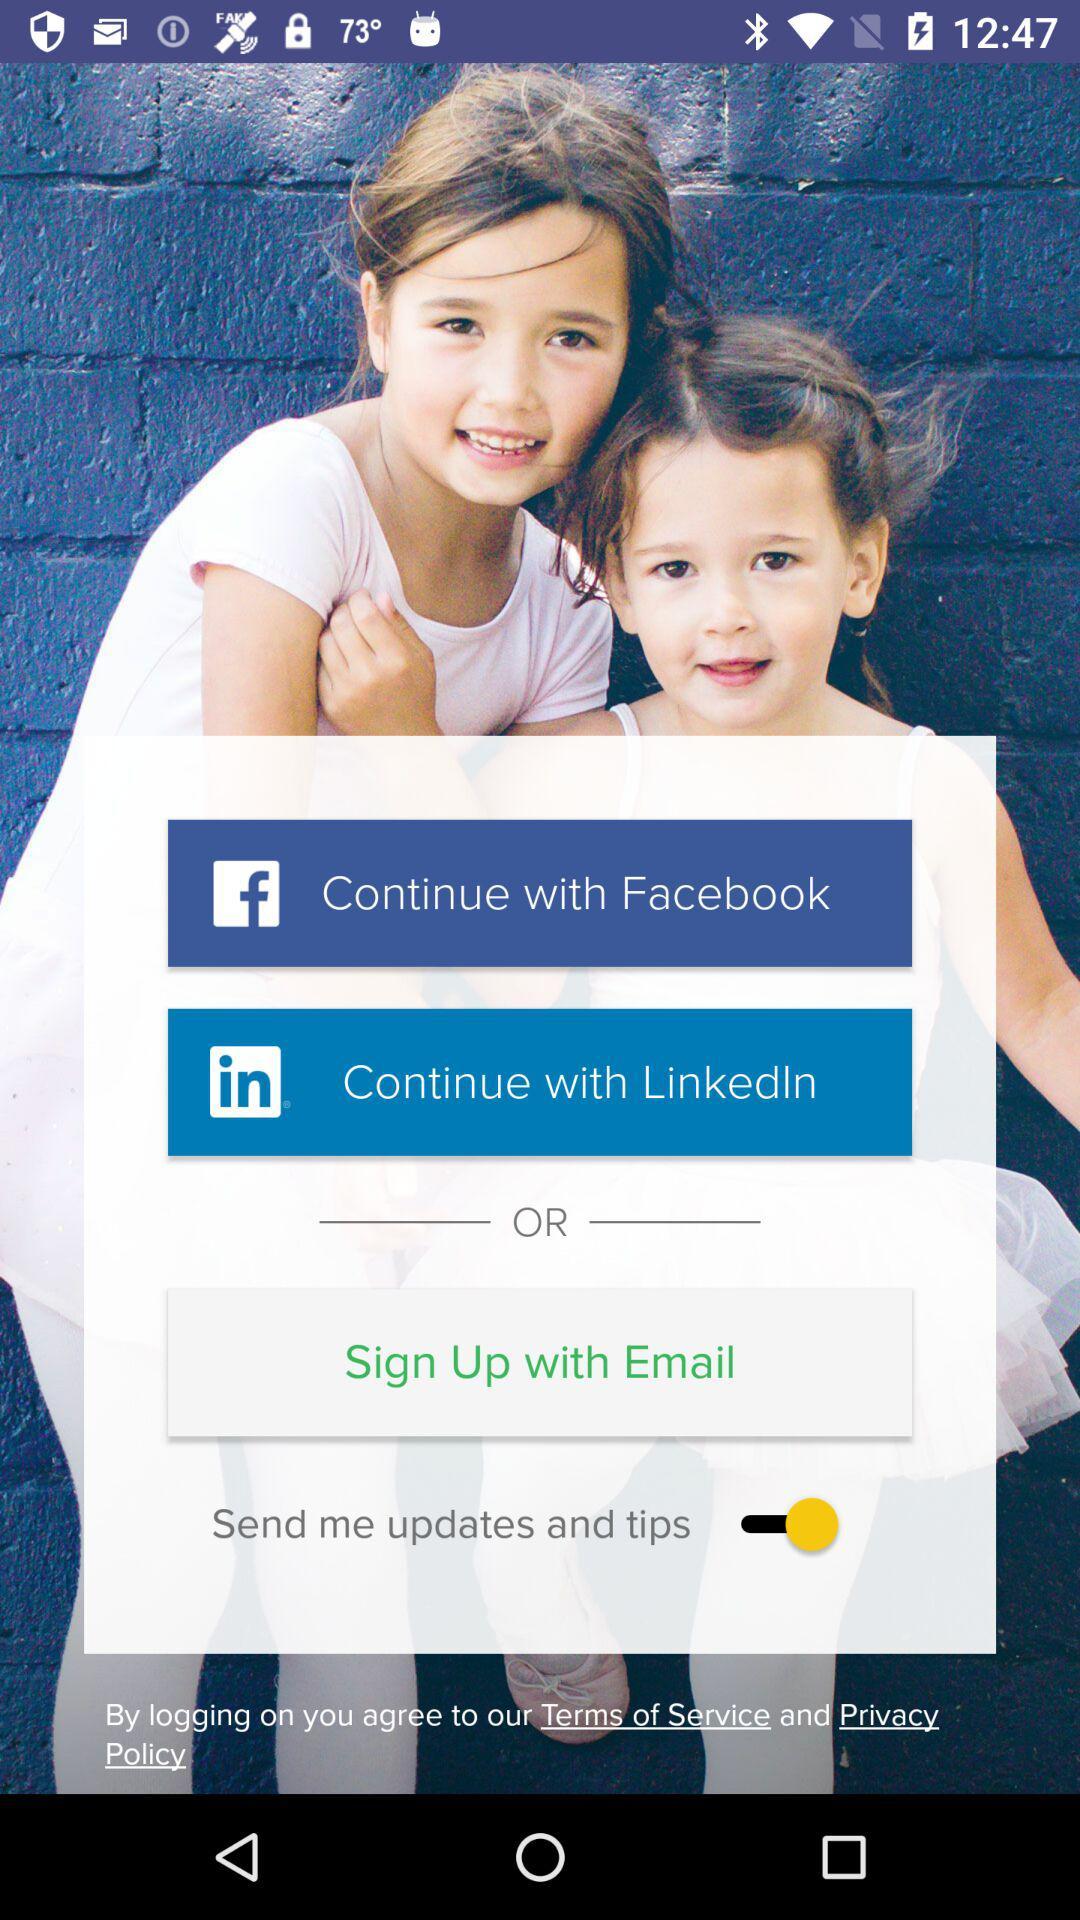 This screenshot has height=1920, width=1080. What do you see at coordinates (540, 1733) in the screenshot?
I see `the by logging on icon` at bounding box center [540, 1733].